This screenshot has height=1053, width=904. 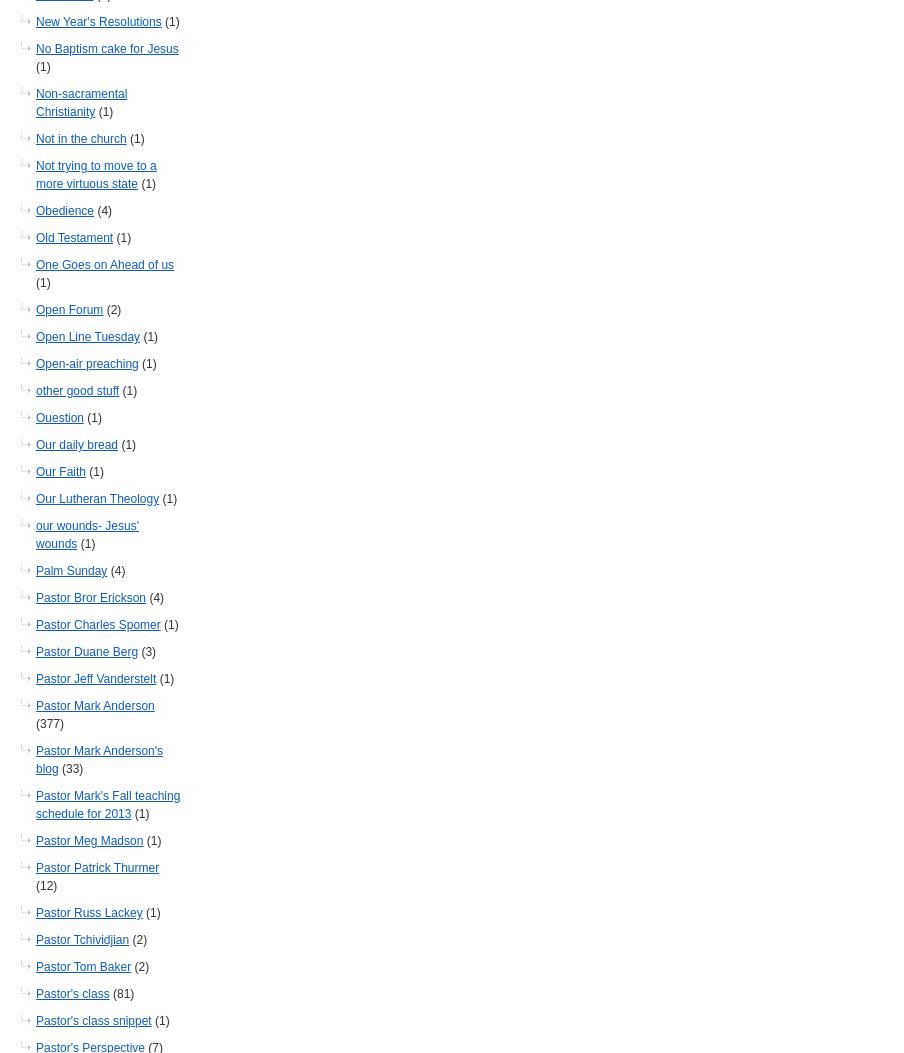 What do you see at coordinates (80, 138) in the screenshot?
I see `'Not in the church'` at bounding box center [80, 138].